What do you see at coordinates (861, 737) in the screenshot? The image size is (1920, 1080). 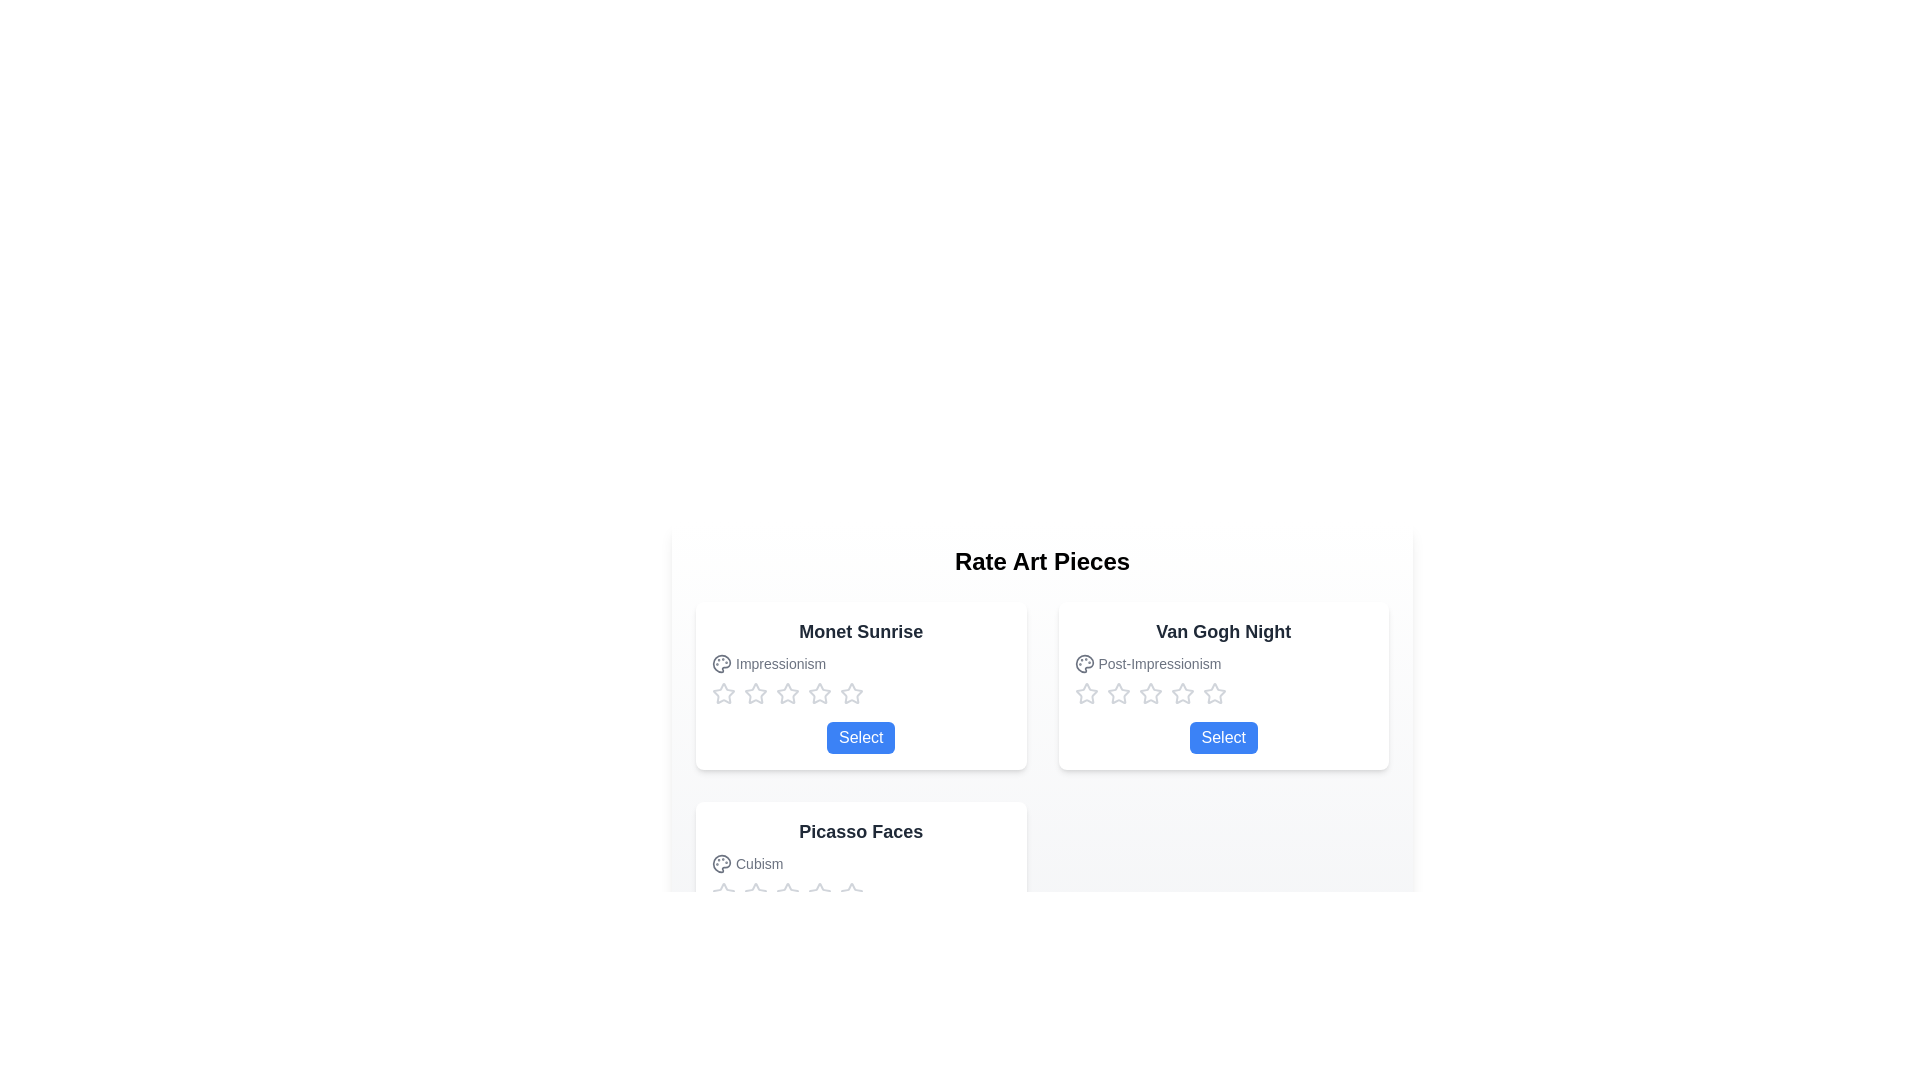 I see `the button at the bottom of the card titled 'Monet Sunrise'` at bounding box center [861, 737].